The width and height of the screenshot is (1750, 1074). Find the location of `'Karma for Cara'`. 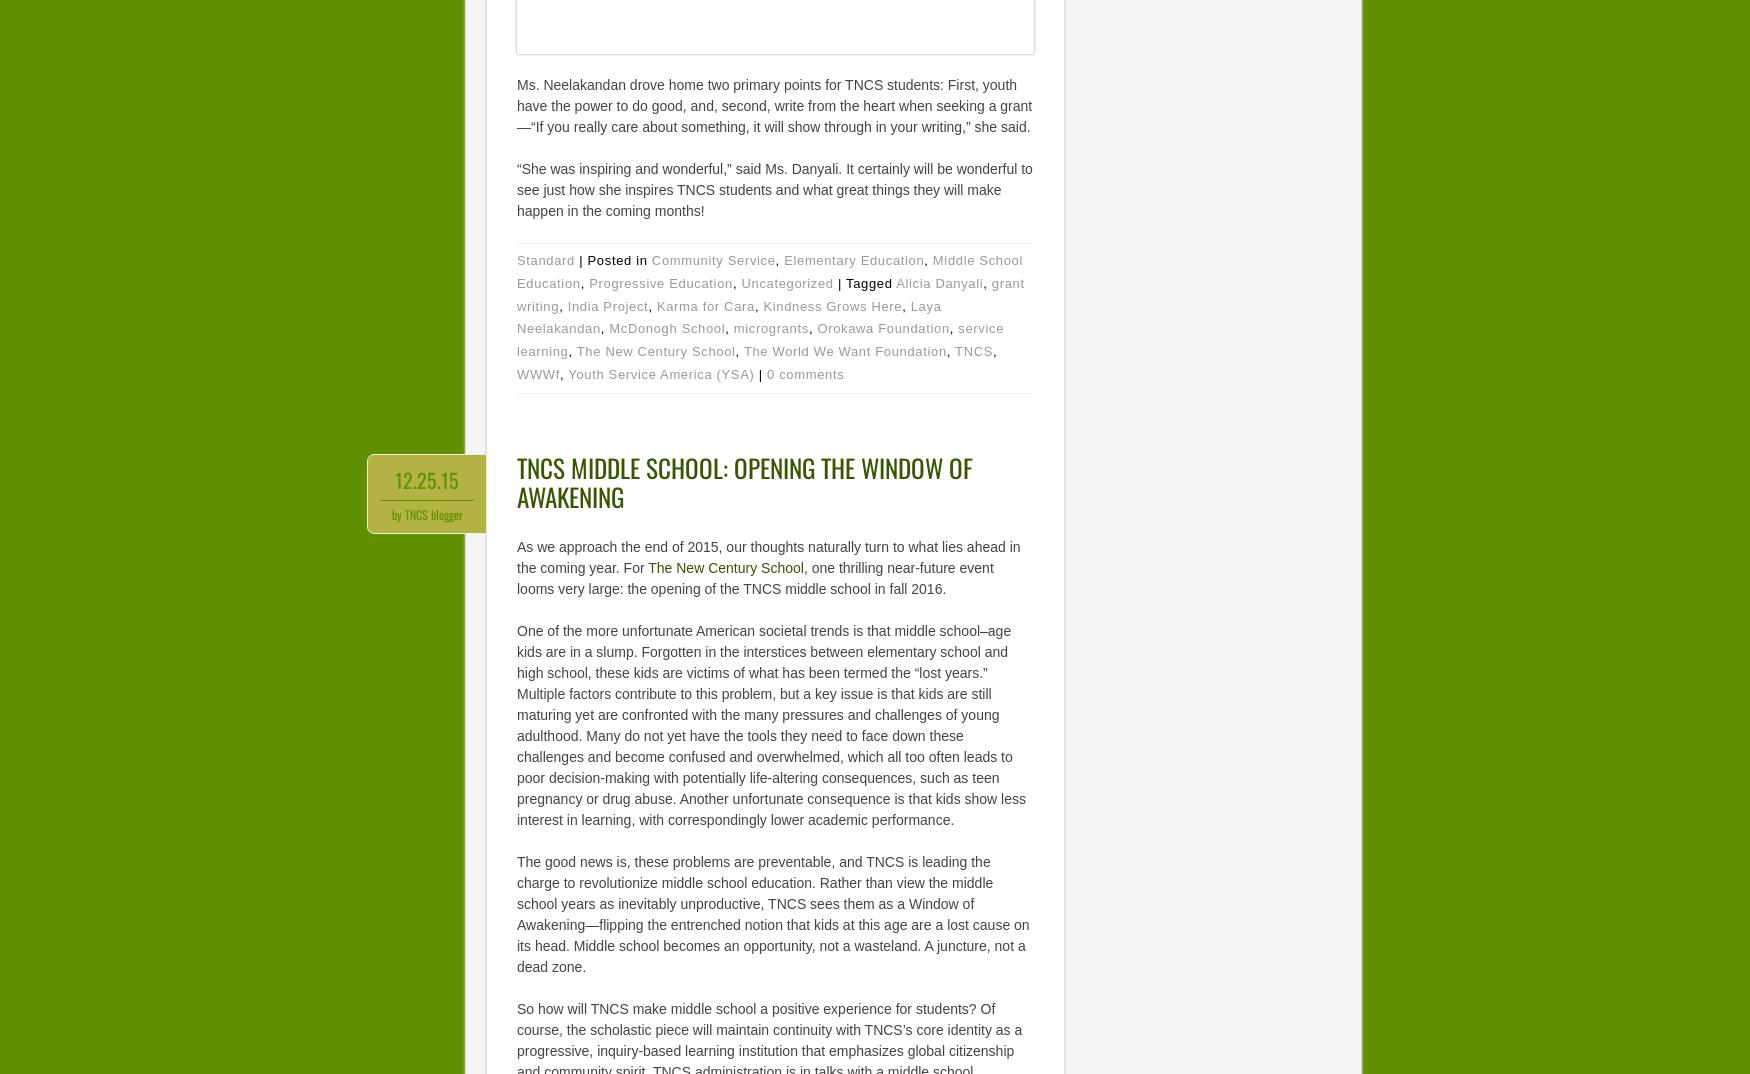

'Karma for Cara' is located at coordinates (655, 305).